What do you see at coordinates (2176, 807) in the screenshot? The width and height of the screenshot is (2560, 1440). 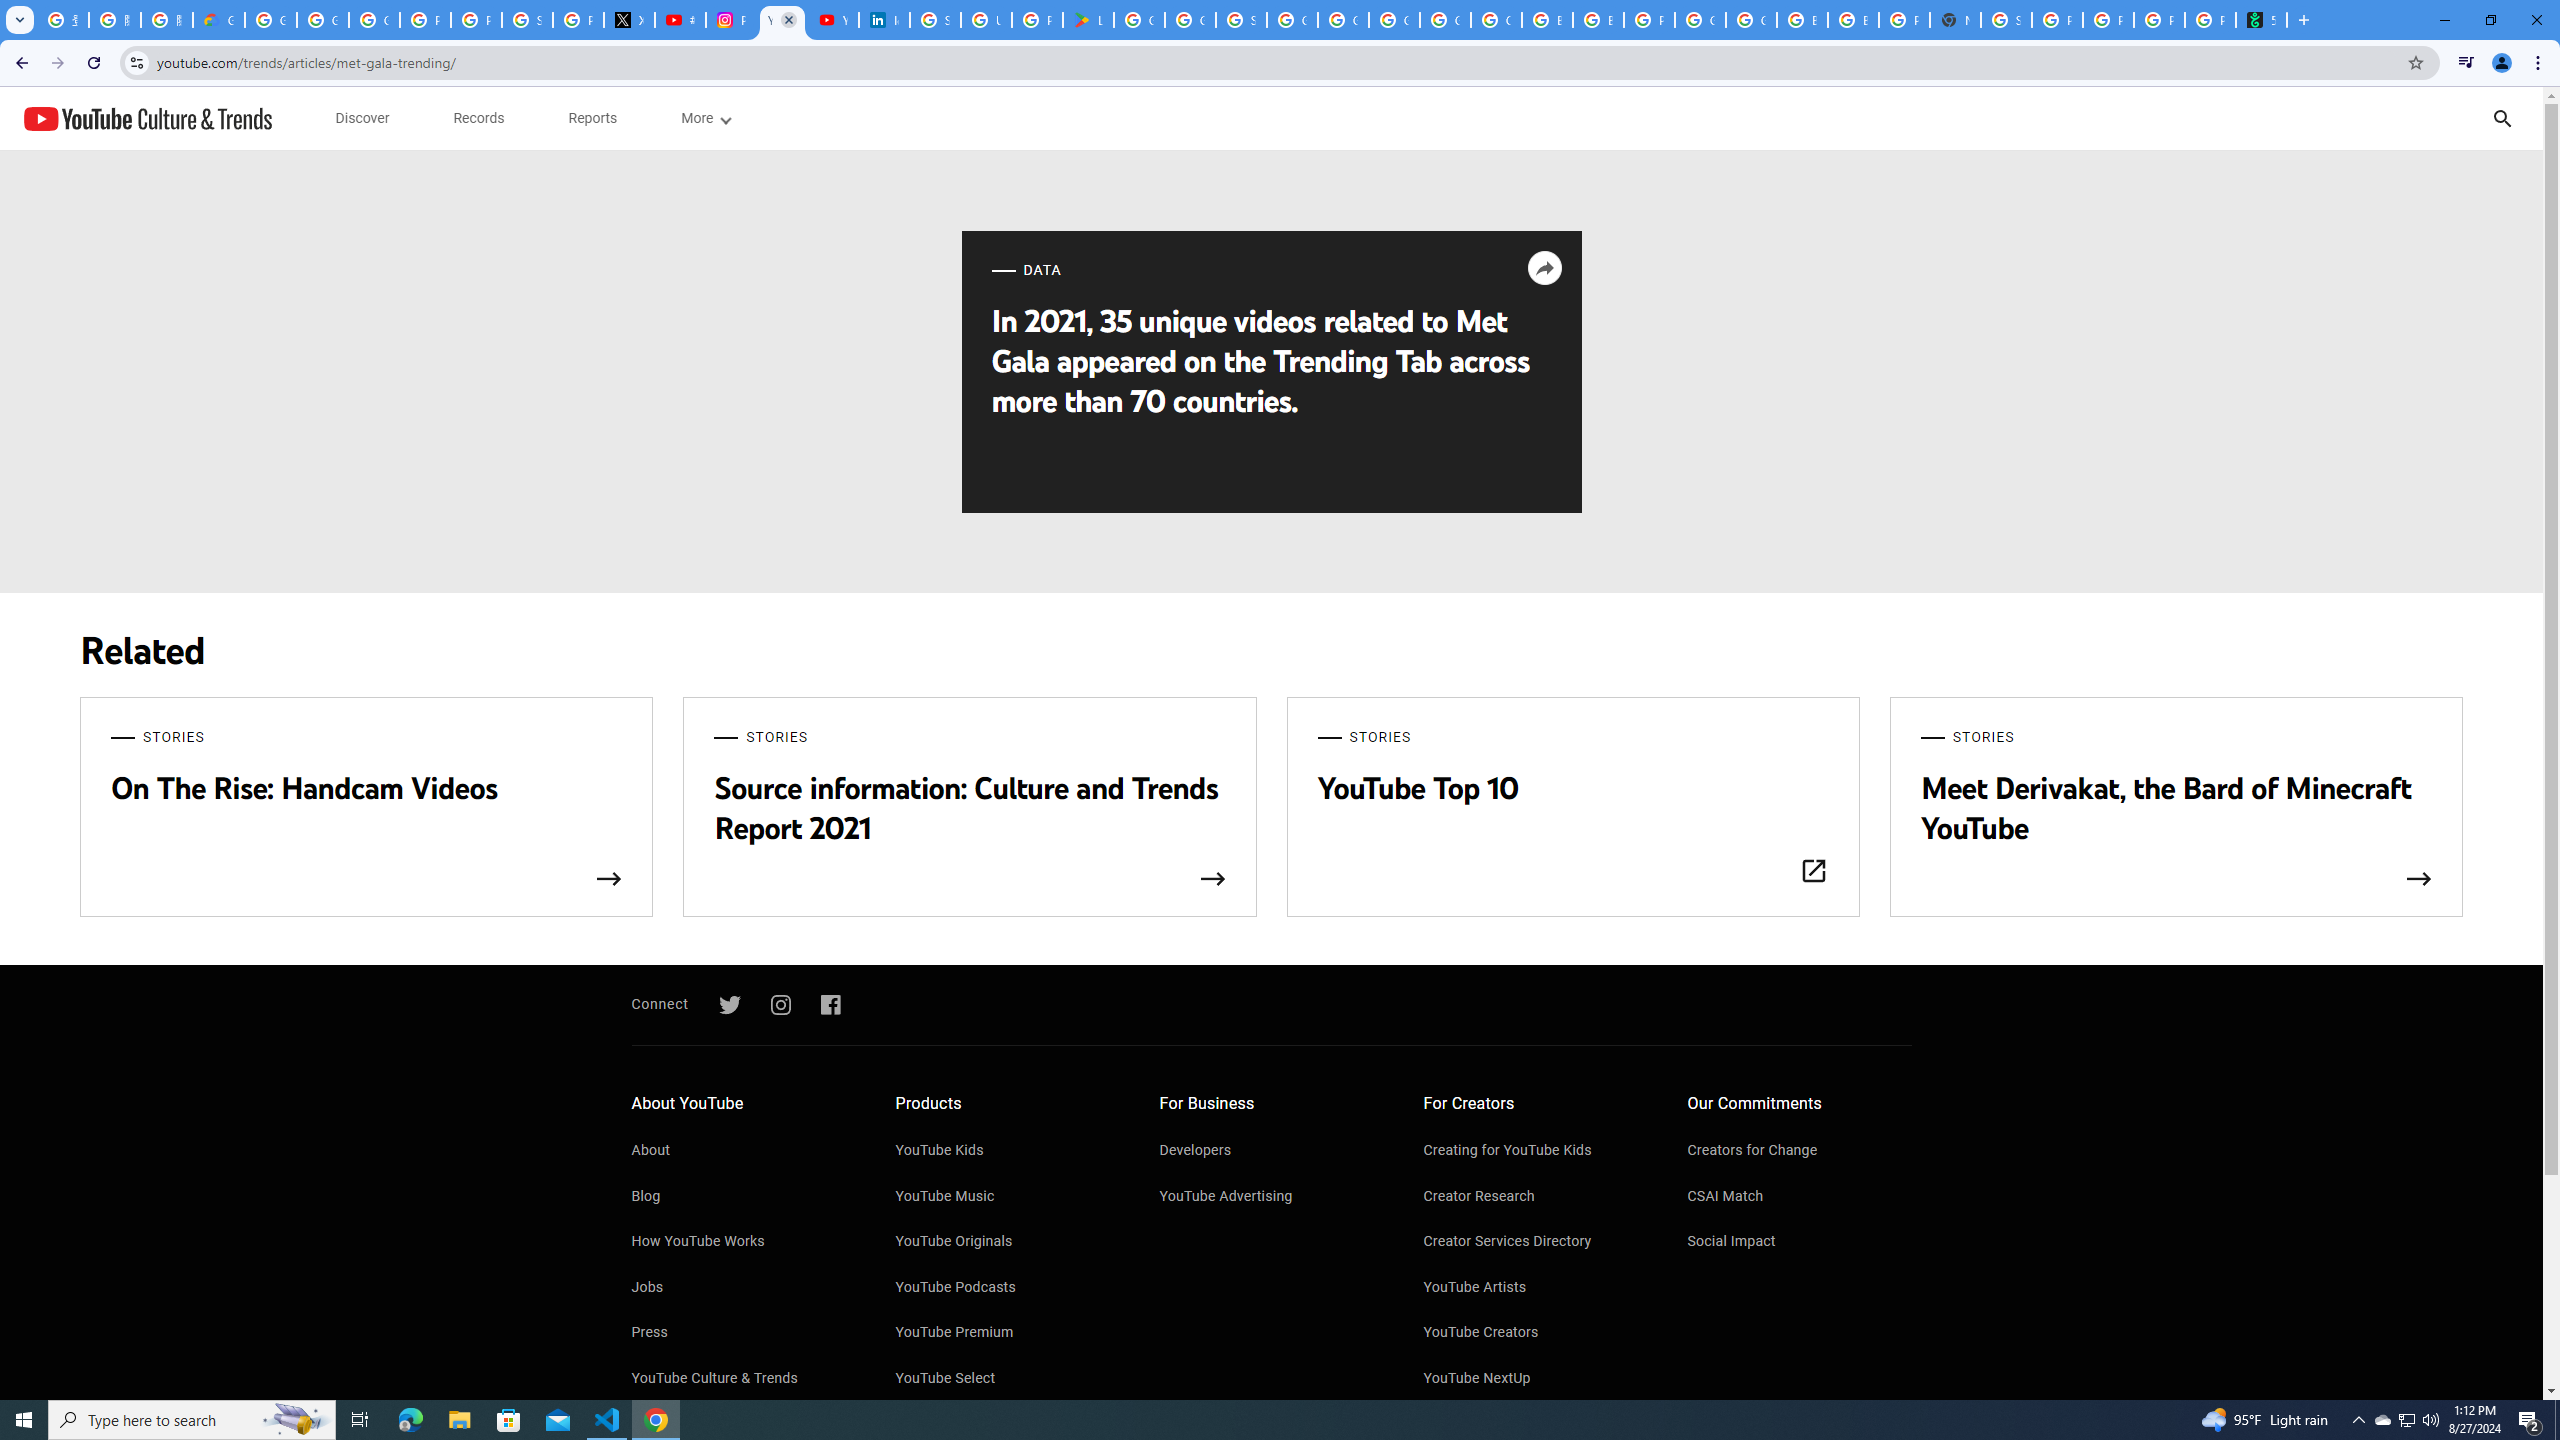 I see `'STORIES Meet Derivakat, the Bard of Minecraft YouTube'` at bounding box center [2176, 807].